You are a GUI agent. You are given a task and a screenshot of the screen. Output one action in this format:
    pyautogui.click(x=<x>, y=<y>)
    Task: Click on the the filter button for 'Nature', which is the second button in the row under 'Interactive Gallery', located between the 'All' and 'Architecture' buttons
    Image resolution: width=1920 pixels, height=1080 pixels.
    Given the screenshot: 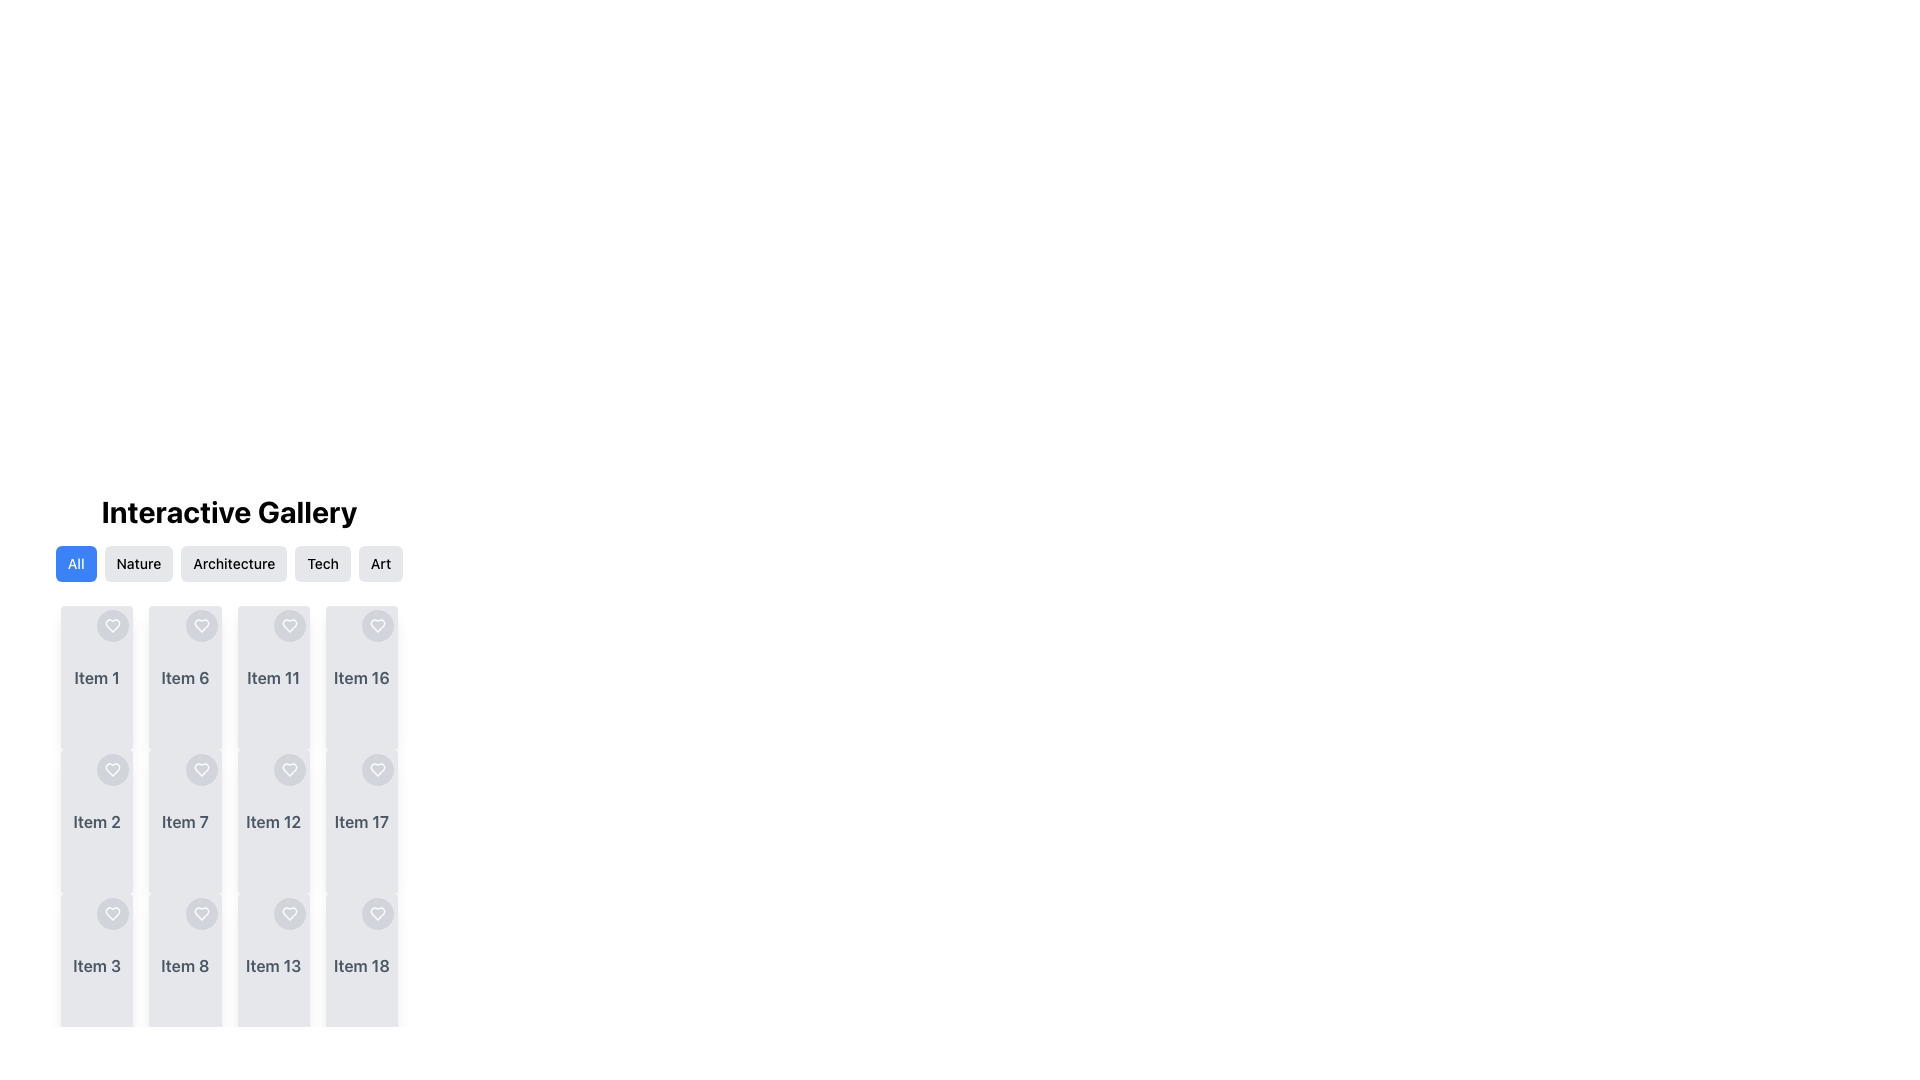 What is the action you would take?
    pyautogui.click(x=137, y=563)
    